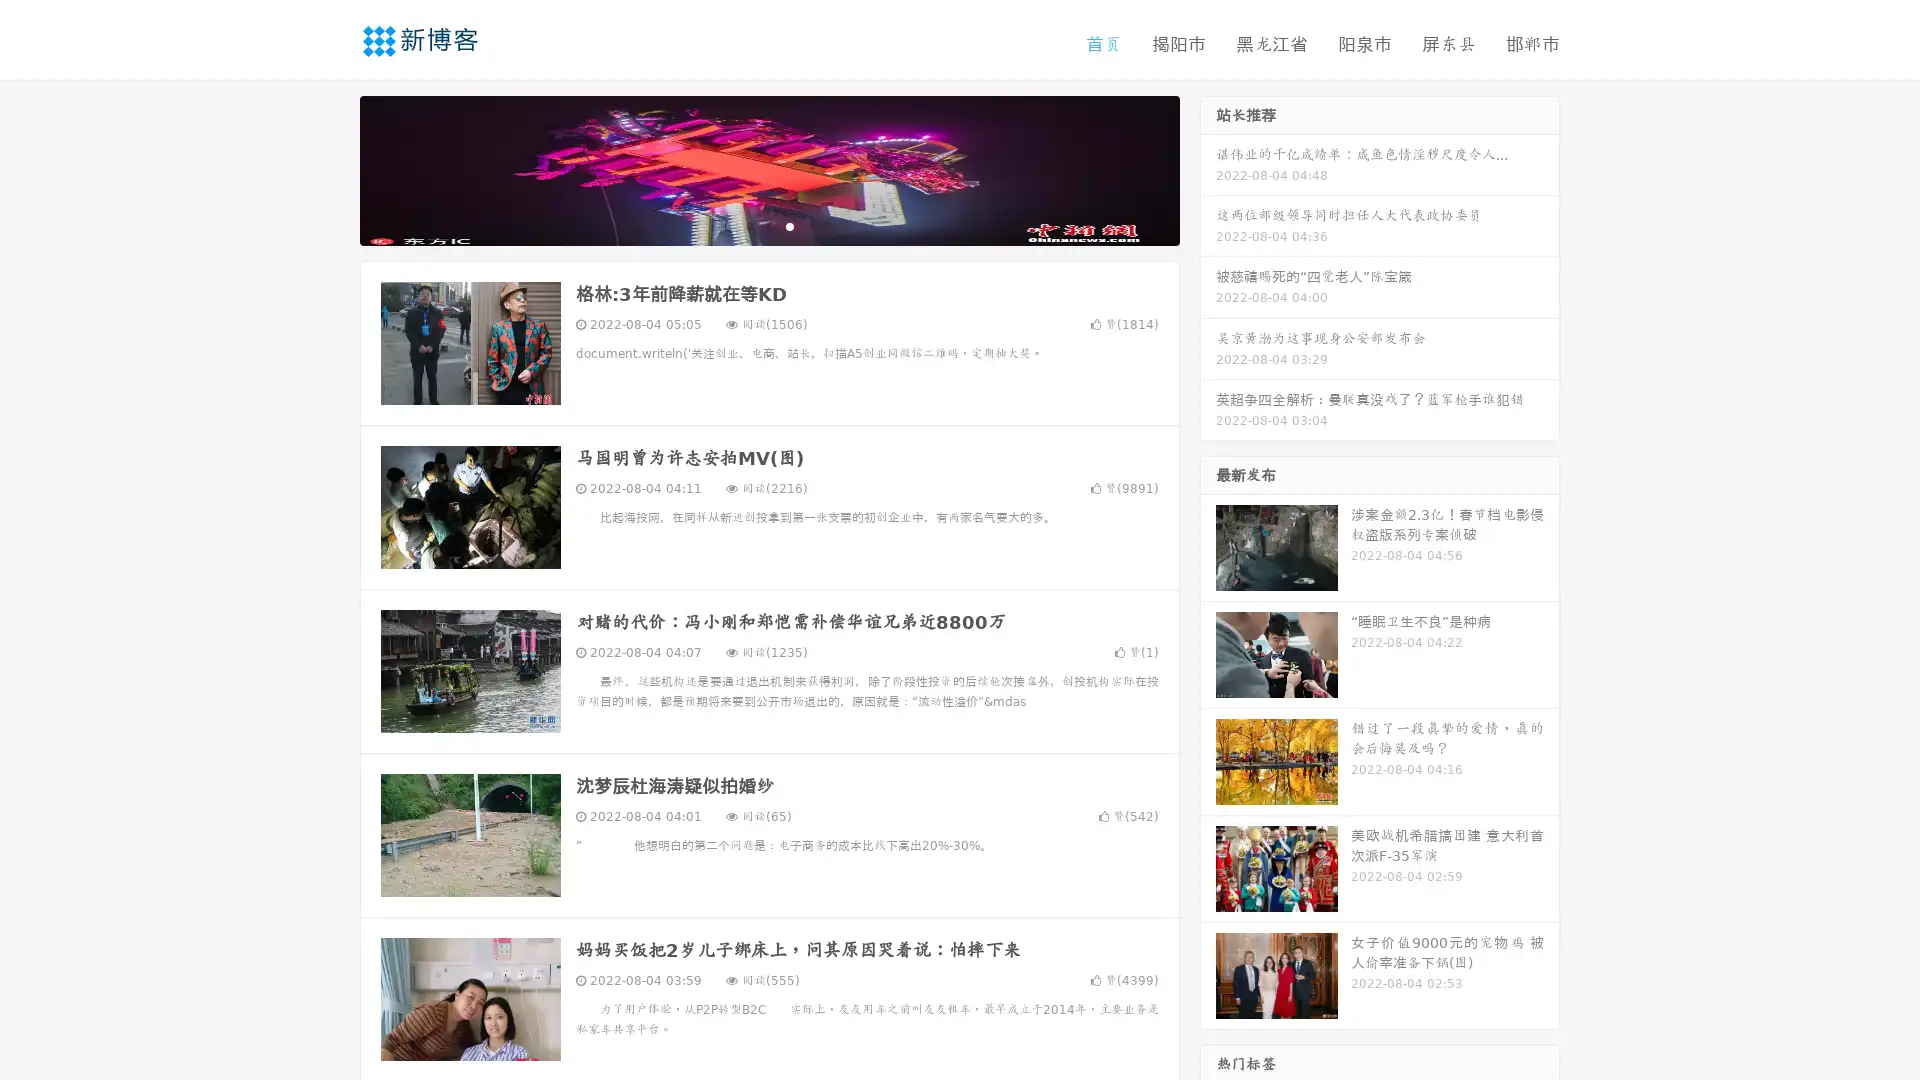 The height and width of the screenshot is (1080, 1920). Describe the element at coordinates (768, 225) in the screenshot. I see `Go to slide 2` at that location.